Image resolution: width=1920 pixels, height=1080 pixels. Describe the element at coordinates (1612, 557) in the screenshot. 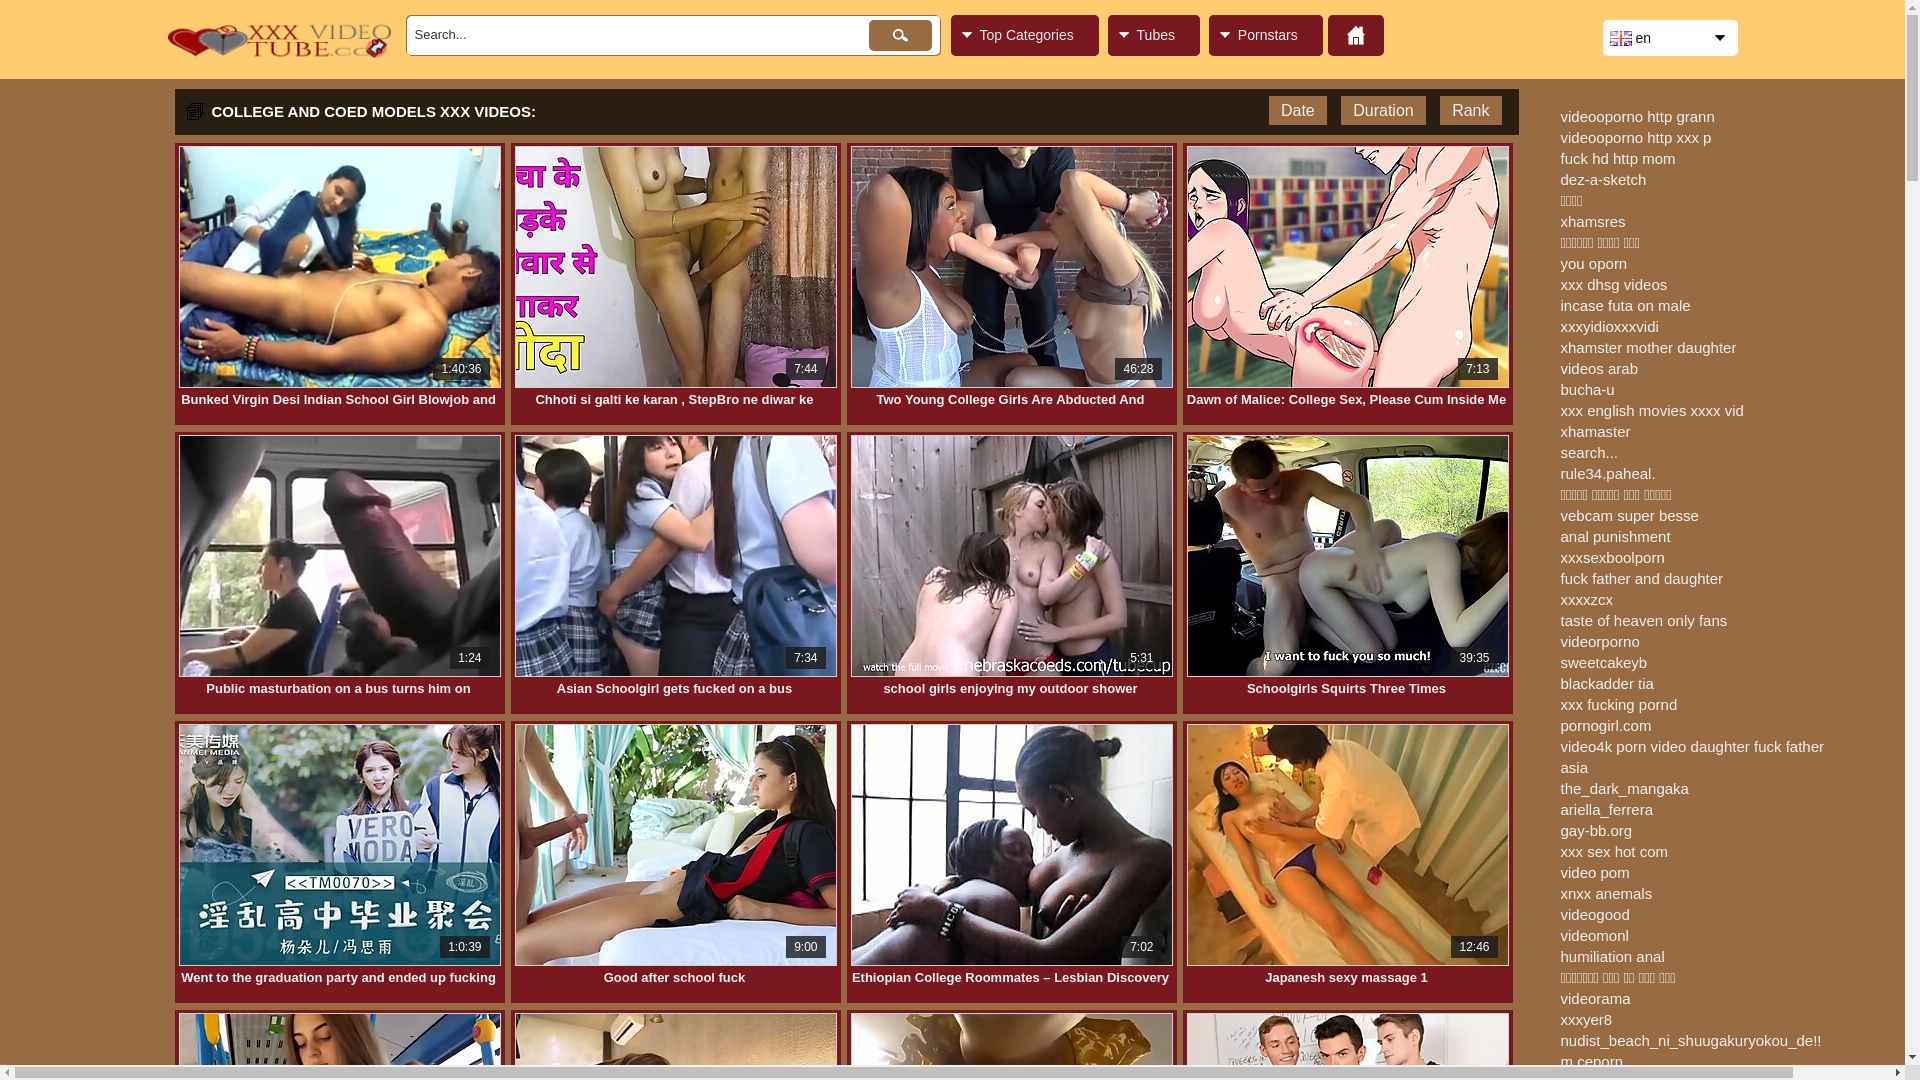

I see `'xxxsexboolporn'` at that location.